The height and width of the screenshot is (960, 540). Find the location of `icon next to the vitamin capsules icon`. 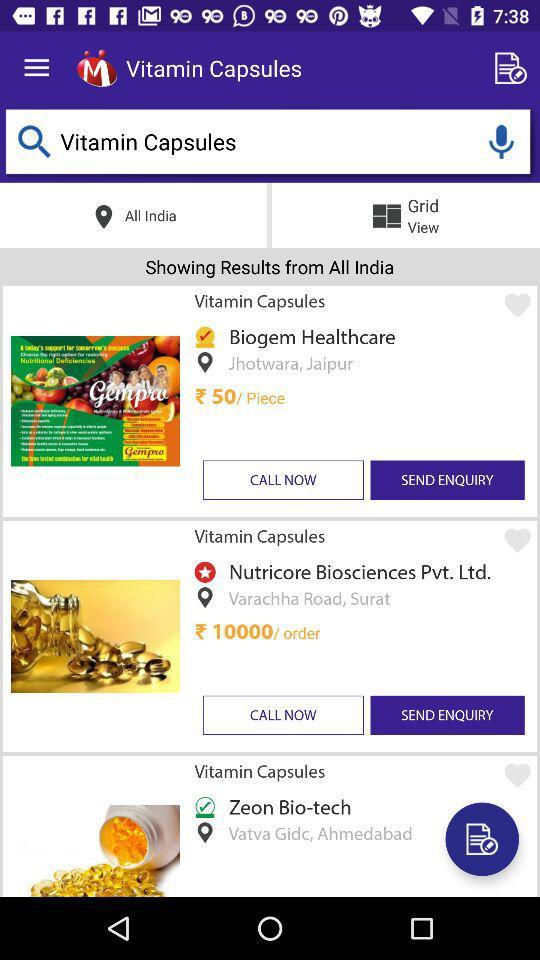

icon next to the vitamin capsules icon is located at coordinates (96, 68).